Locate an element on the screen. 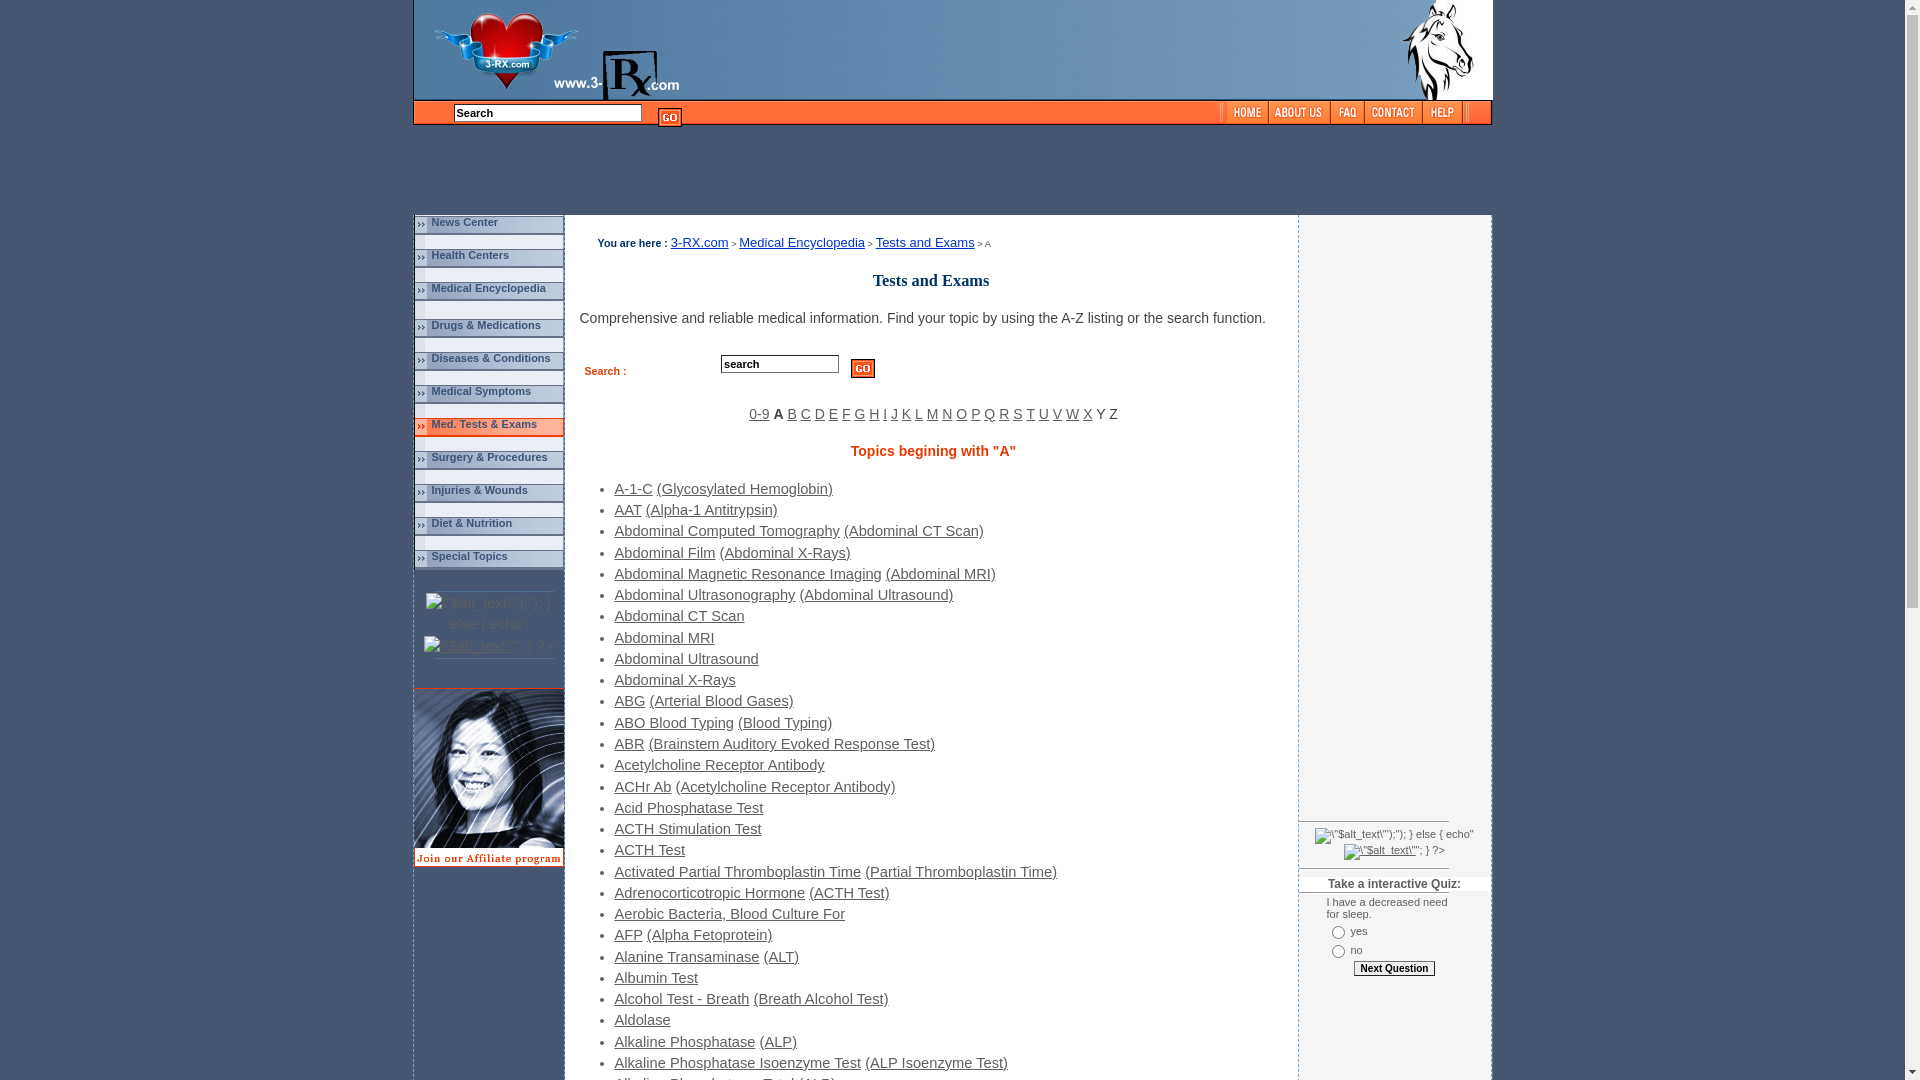  'E' is located at coordinates (829, 412).